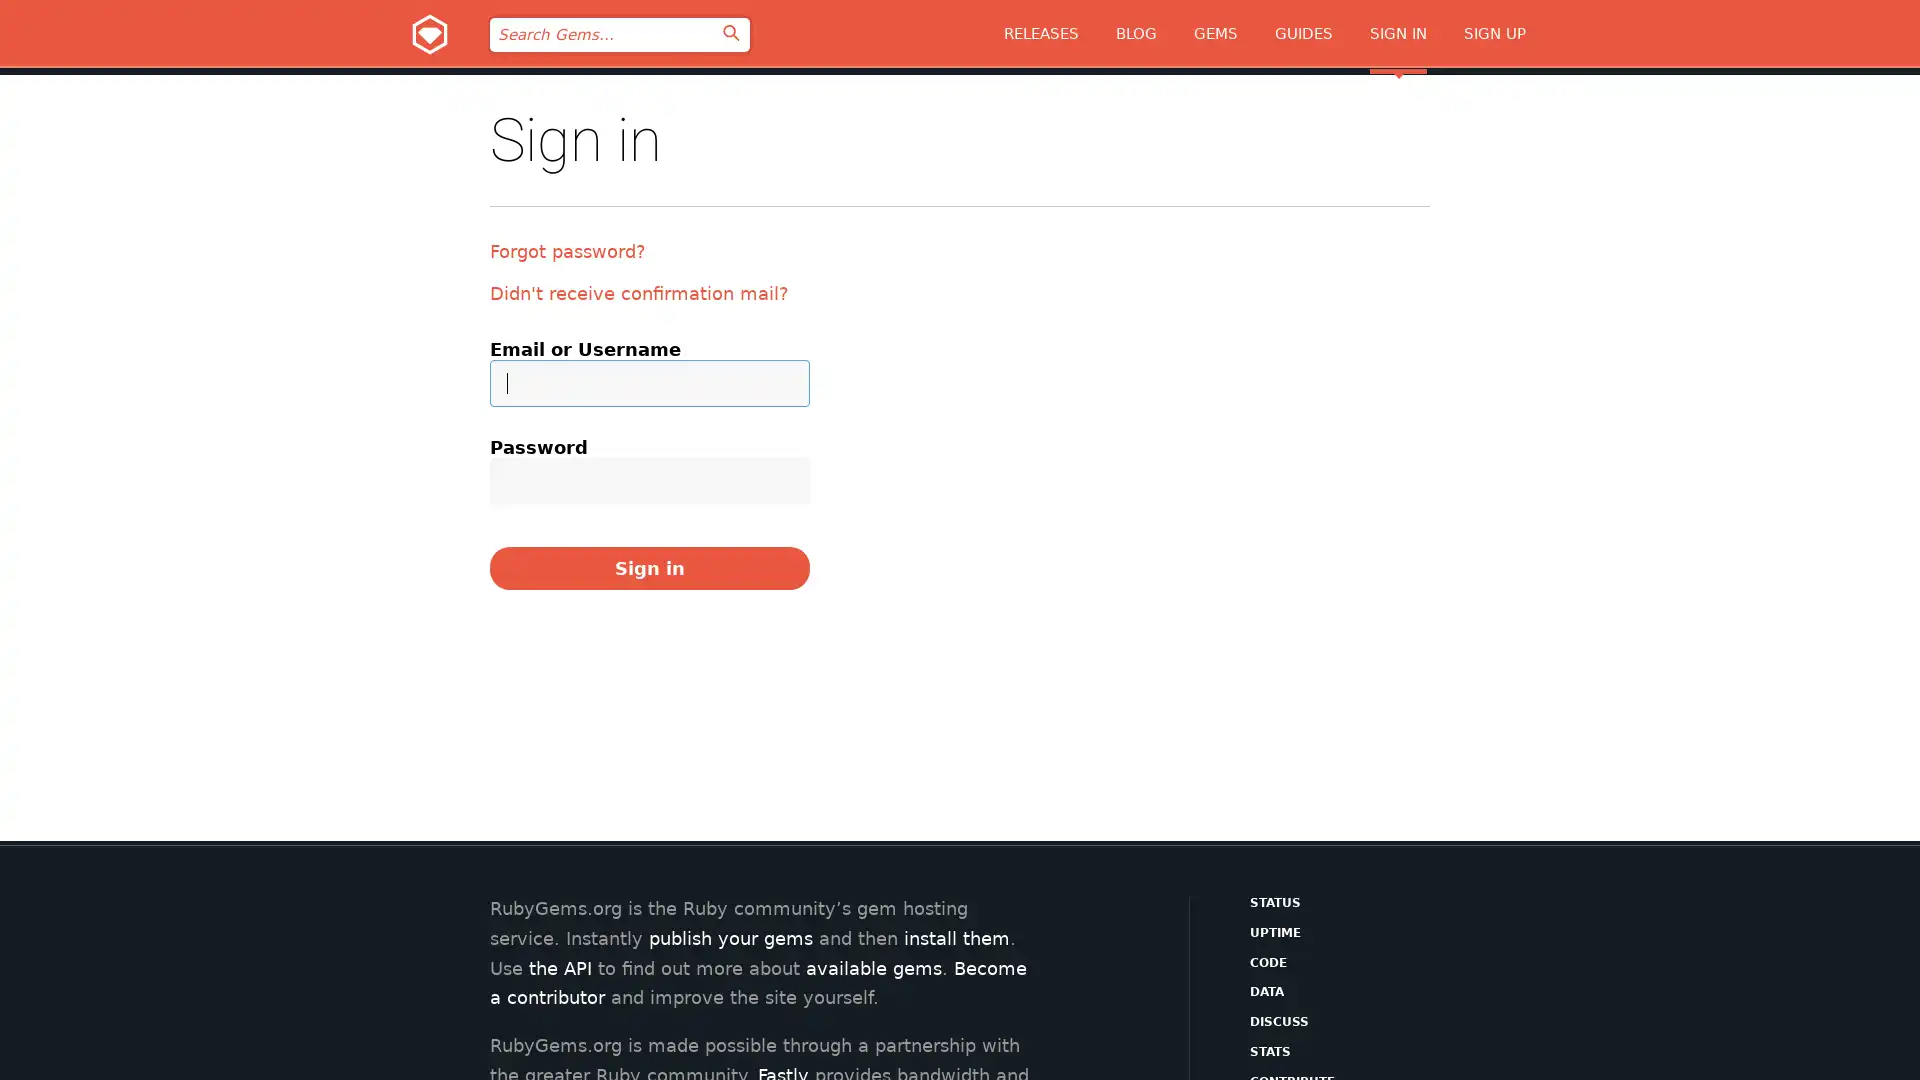 The height and width of the screenshot is (1080, 1920). Describe the element at coordinates (649, 567) in the screenshot. I see `Sign in` at that location.